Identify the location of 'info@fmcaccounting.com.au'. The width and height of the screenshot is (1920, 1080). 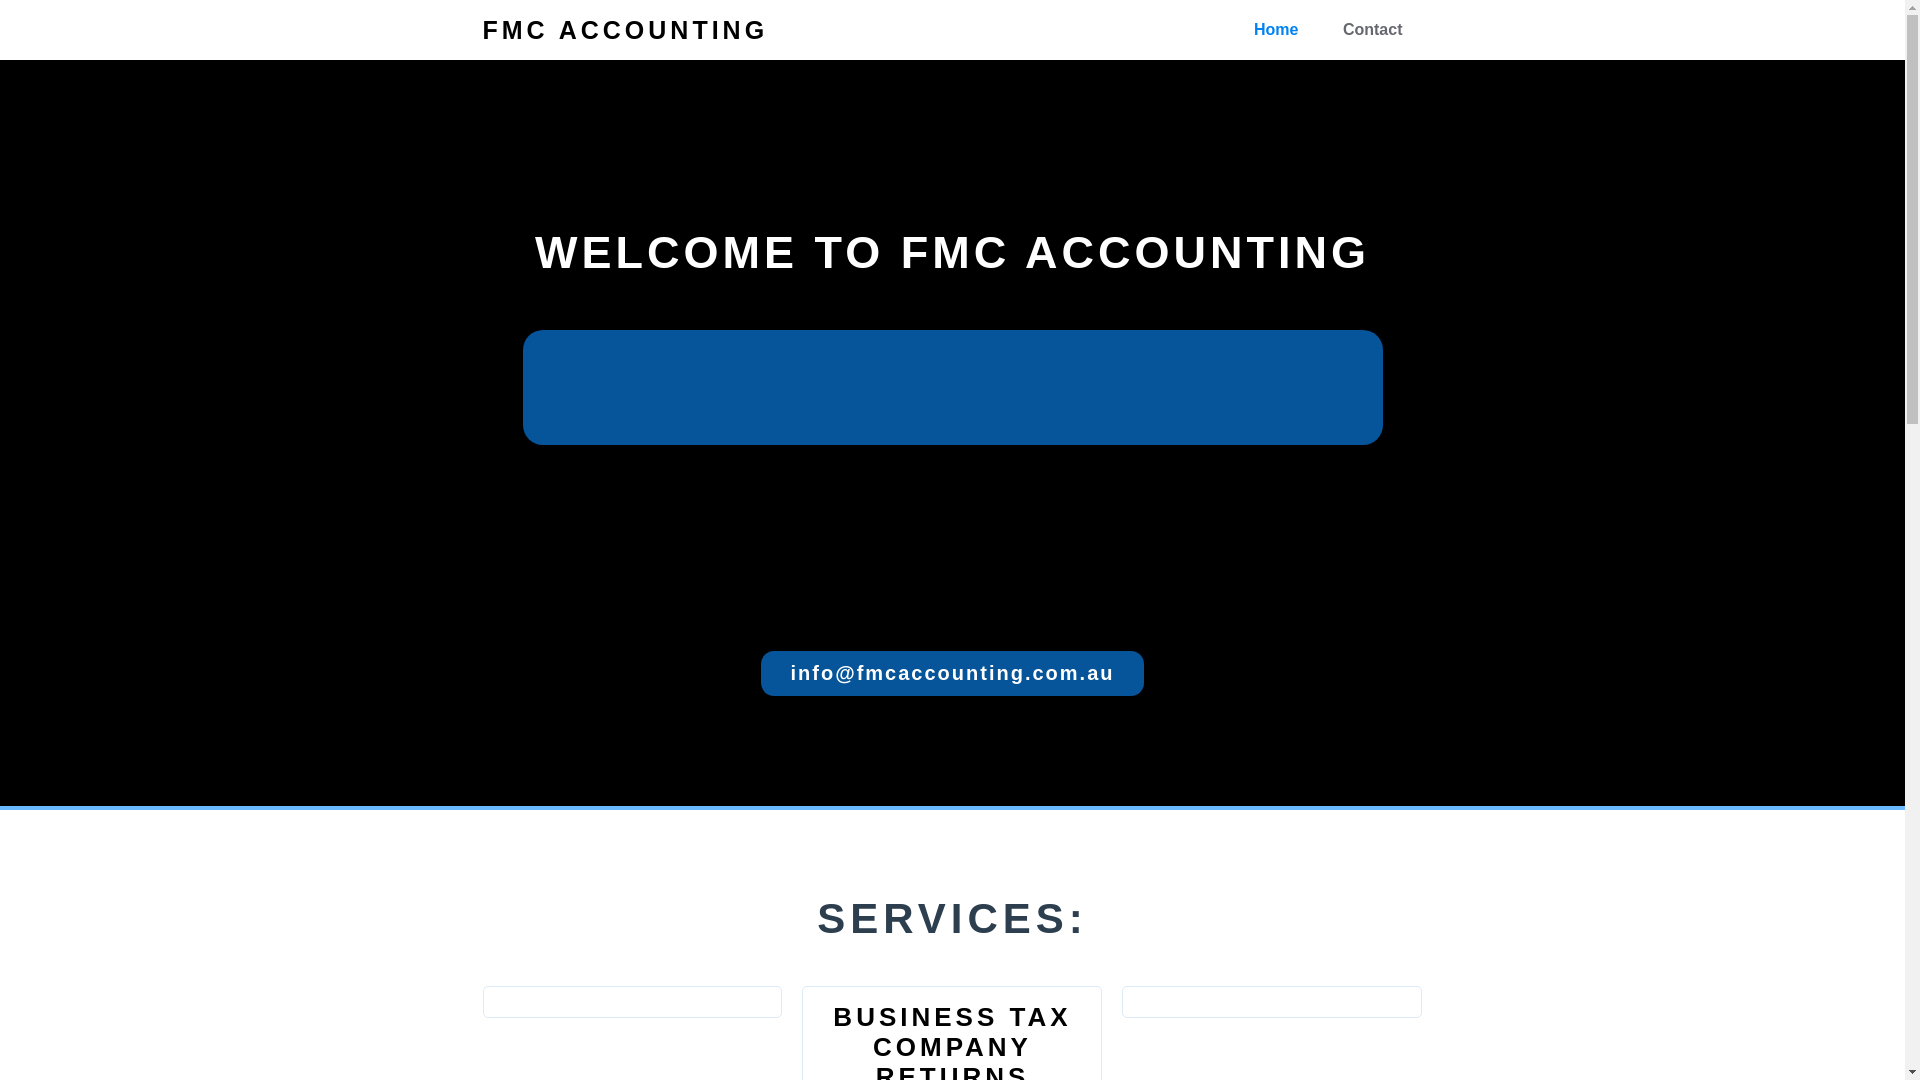
(952, 673).